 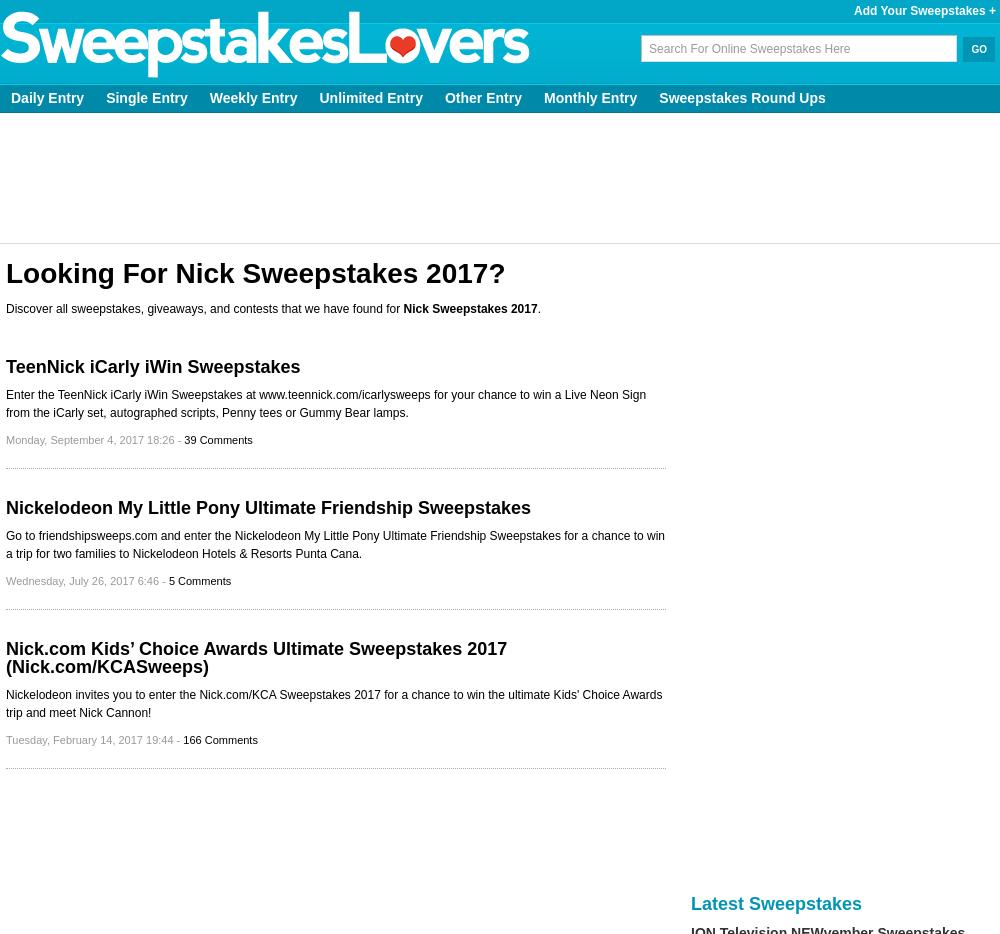 I want to click on 'Go to friendshipsweeps.com and enter the Nickelodeon My Little Pony Ultimate Friendship Sweepstakes for a chance to win a trip for two families to Nickelodeon Hotels & Resorts Punta Cana.', so click(x=334, y=544).